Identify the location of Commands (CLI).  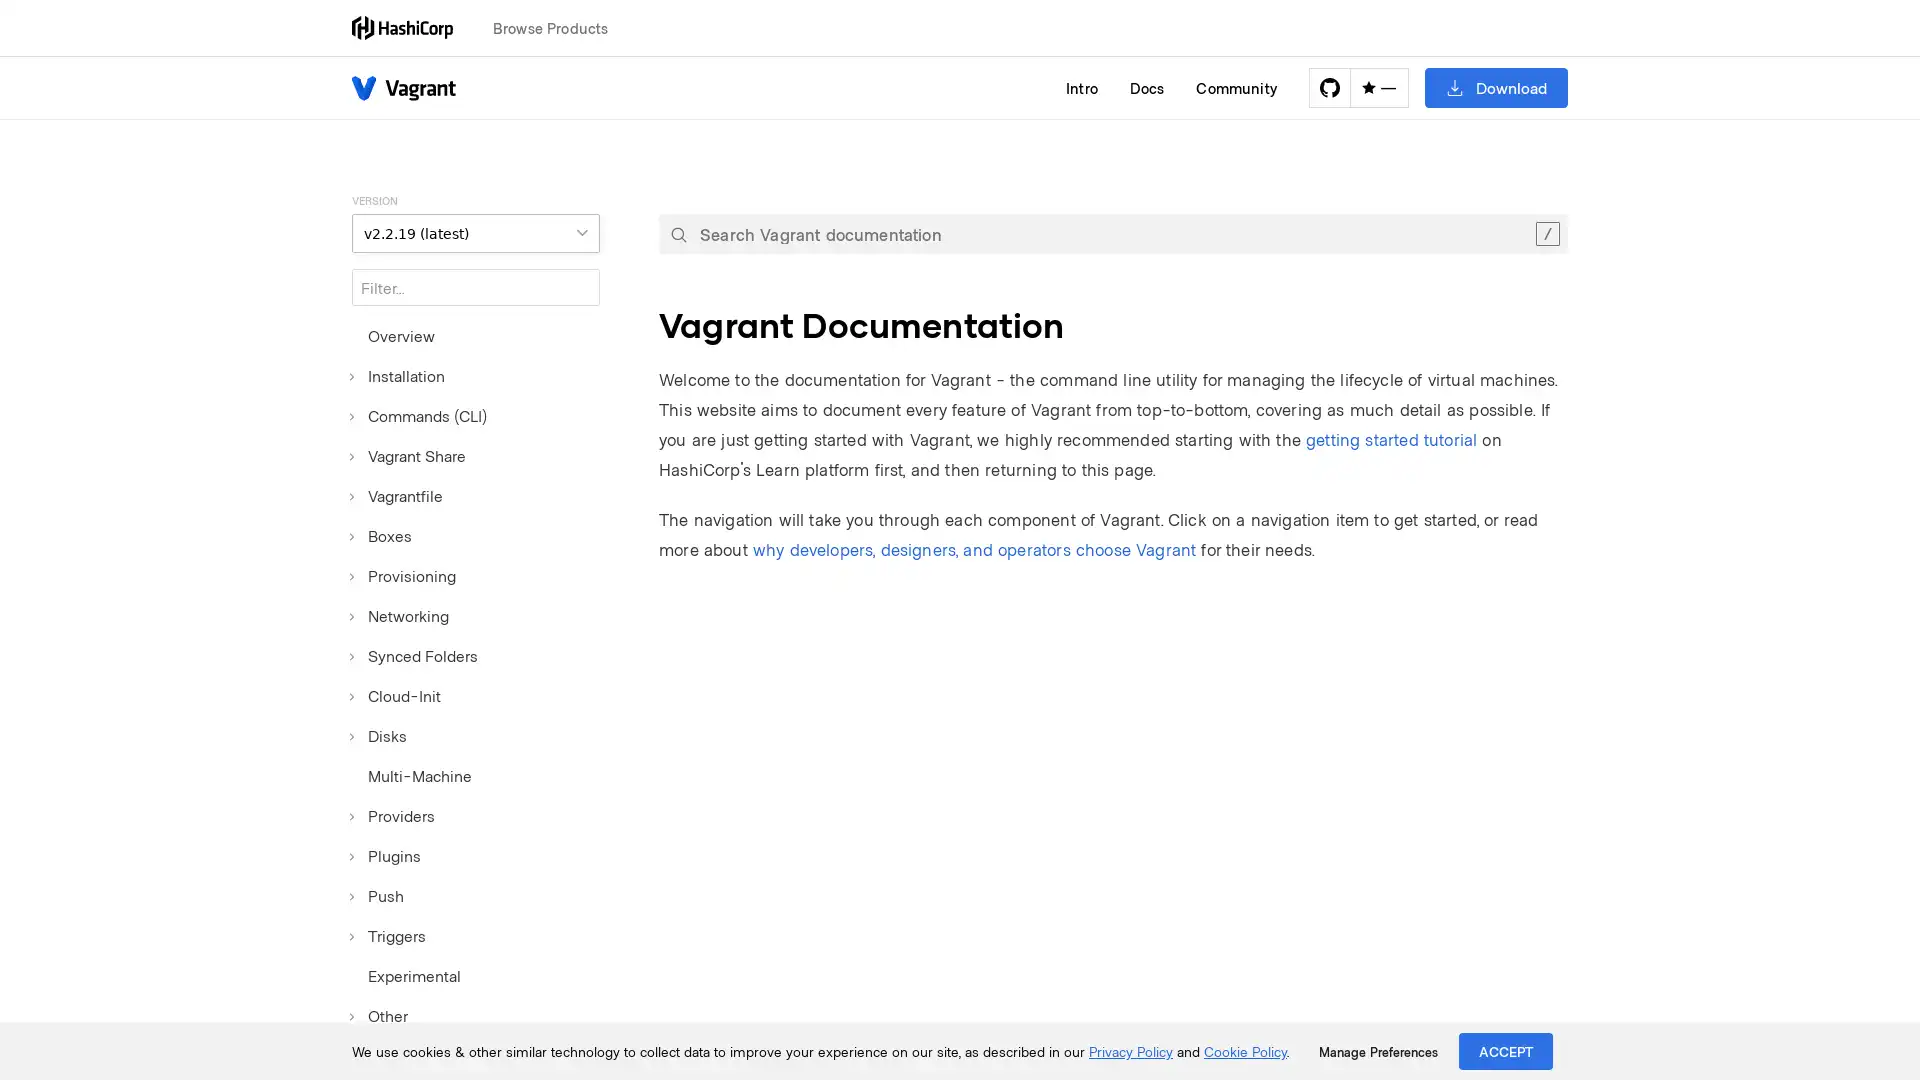
(418, 415).